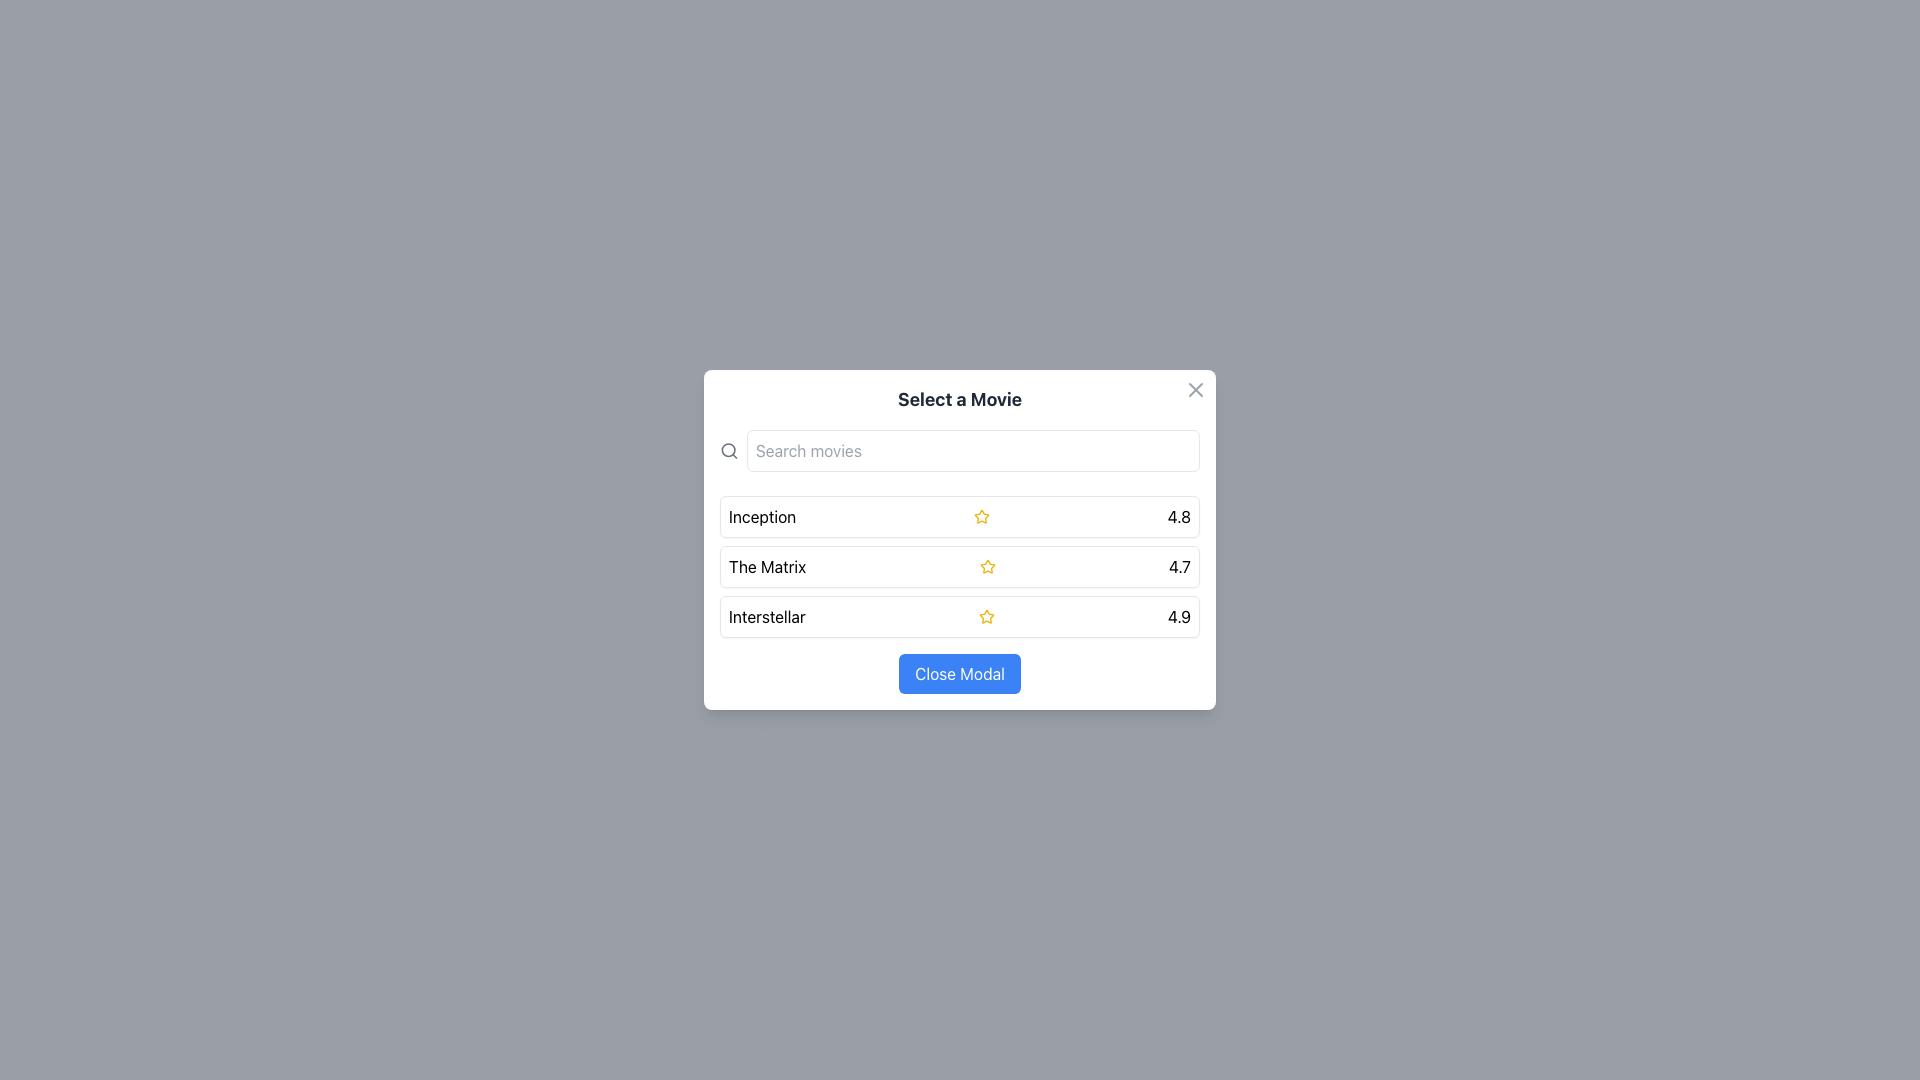 Image resolution: width=1920 pixels, height=1080 pixels. What do you see at coordinates (727, 450) in the screenshot?
I see `the circular part of the search icon located on the left side of the input field in the 'Select a Movie' popup dialog` at bounding box center [727, 450].